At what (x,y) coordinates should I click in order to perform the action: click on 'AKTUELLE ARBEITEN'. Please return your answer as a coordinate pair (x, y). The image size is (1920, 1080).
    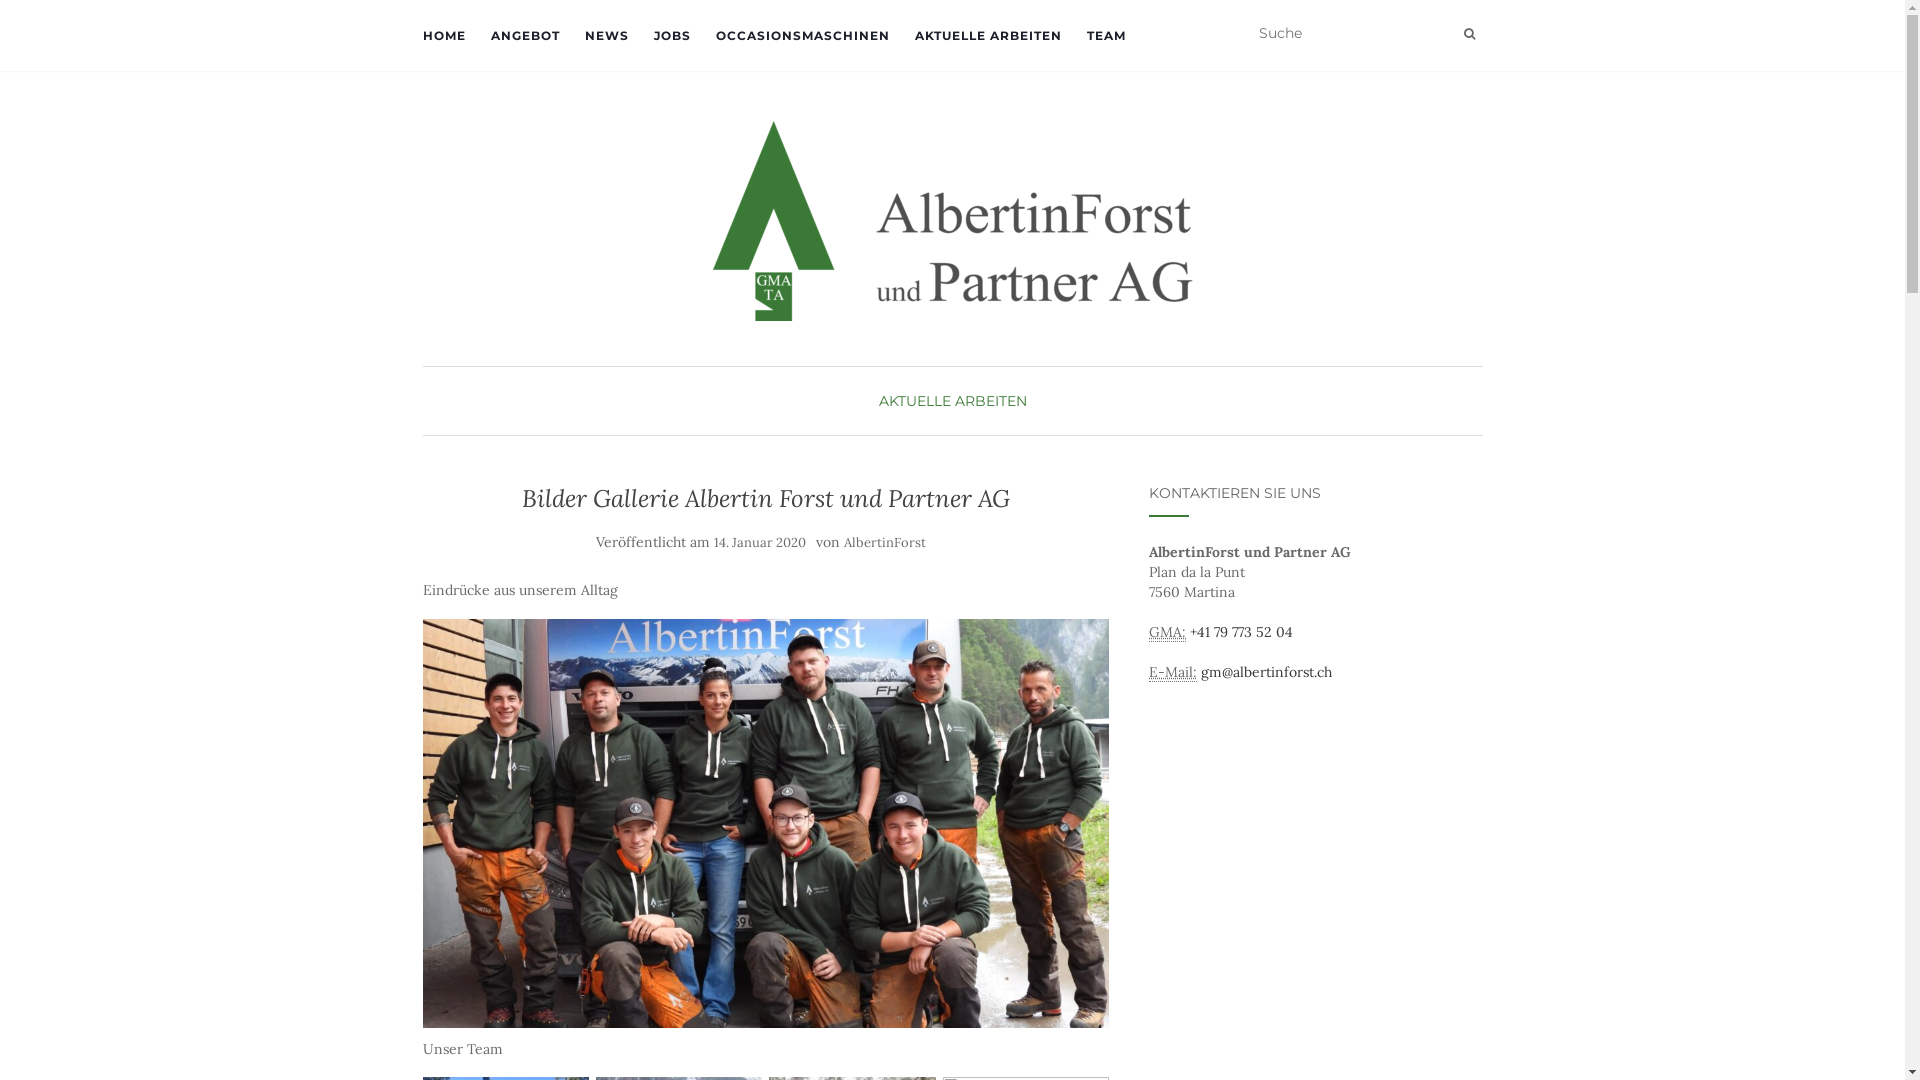
    Looking at the image, I should click on (950, 401).